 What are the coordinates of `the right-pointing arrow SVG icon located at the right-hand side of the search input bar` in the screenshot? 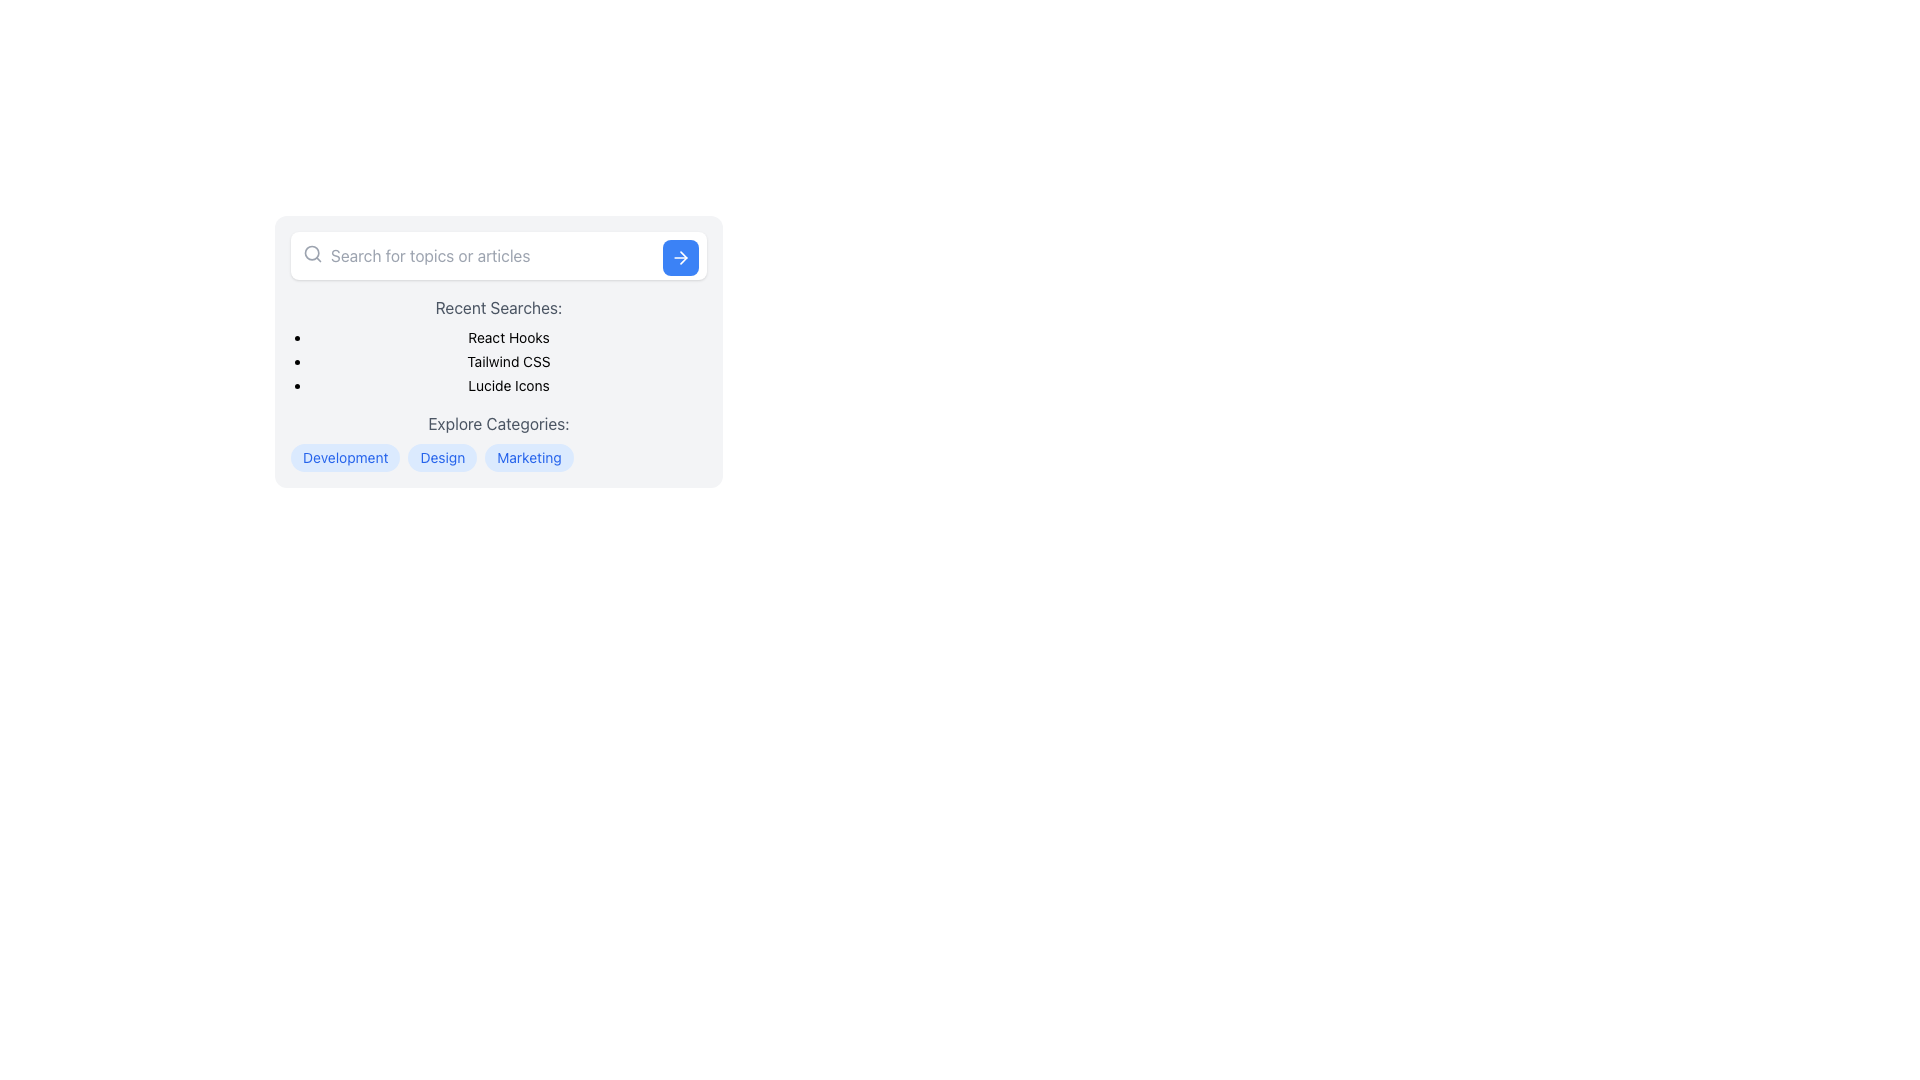 It's located at (683, 257).